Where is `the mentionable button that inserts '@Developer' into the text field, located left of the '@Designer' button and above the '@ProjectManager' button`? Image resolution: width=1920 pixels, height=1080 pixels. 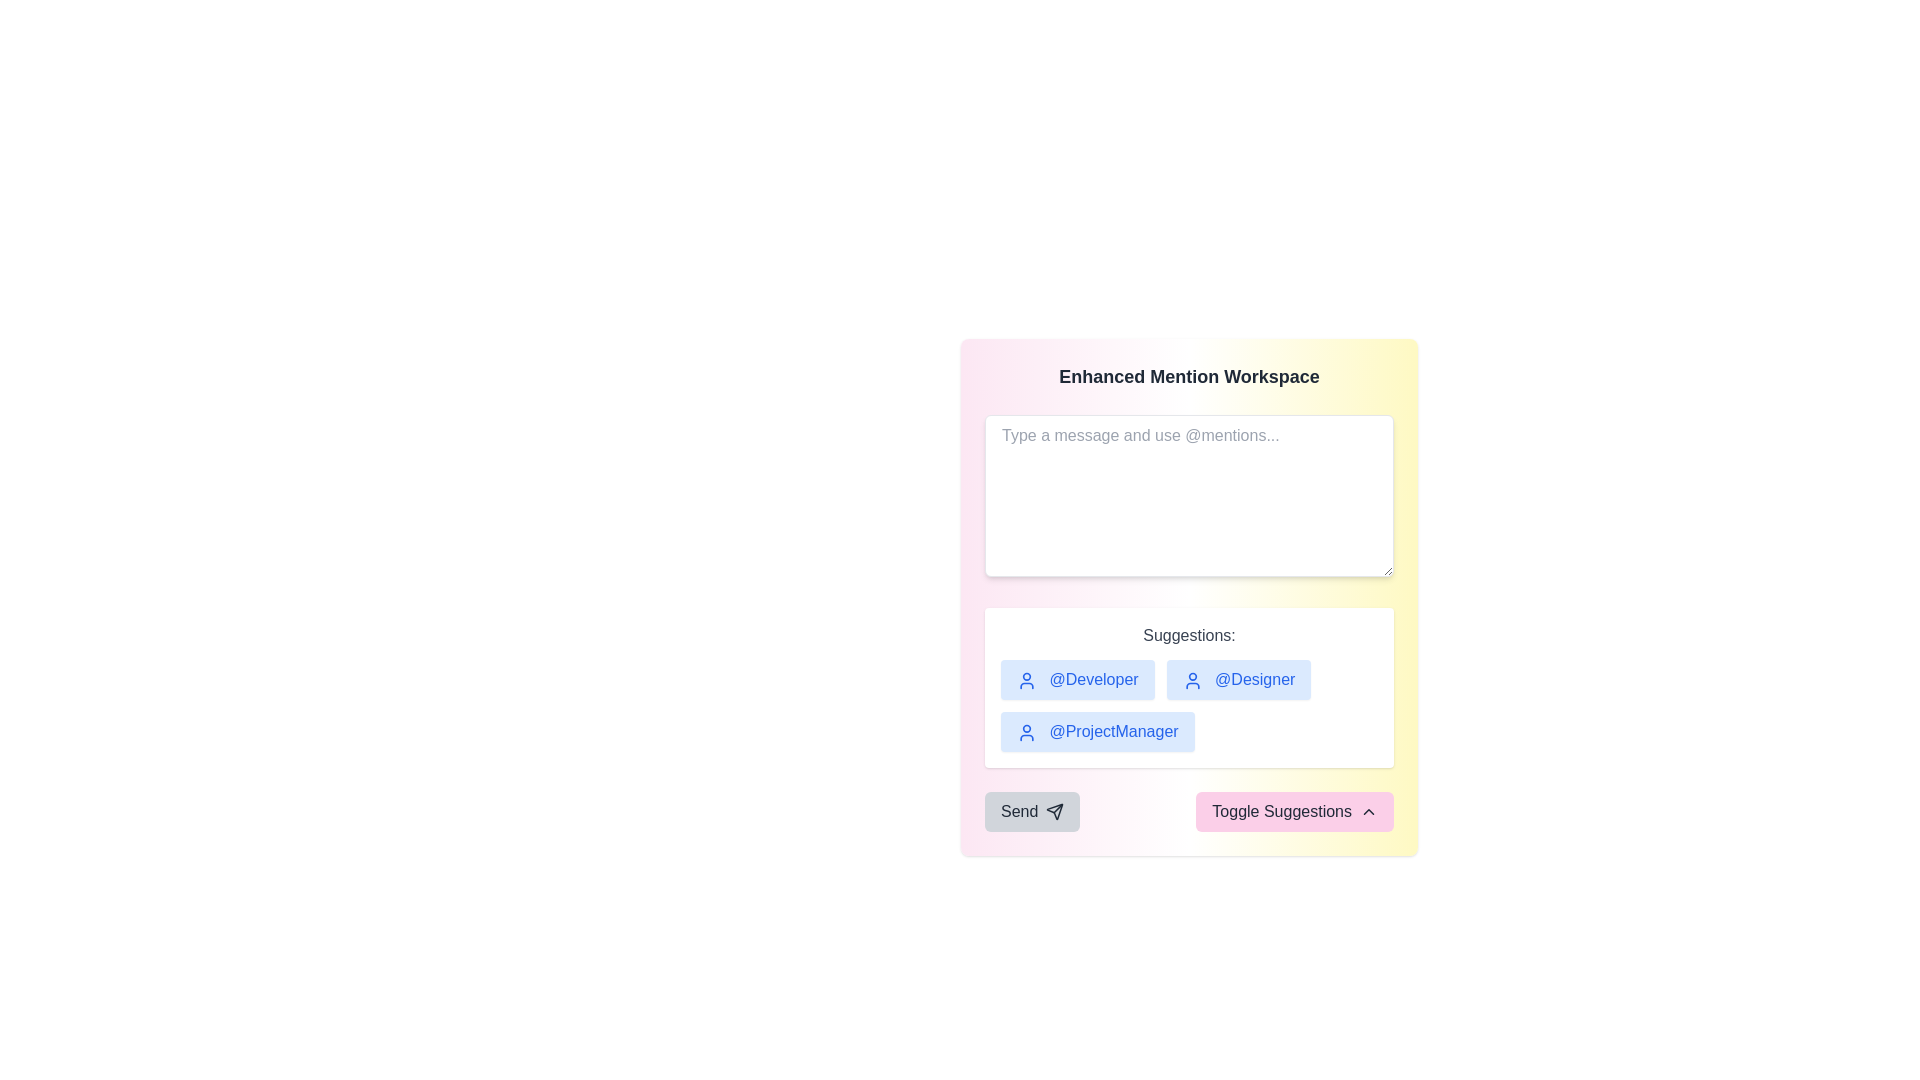
the mentionable button that inserts '@Developer' into the text field, located left of the '@Designer' button and above the '@ProjectManager' button is located at coordinates (1076, 678).